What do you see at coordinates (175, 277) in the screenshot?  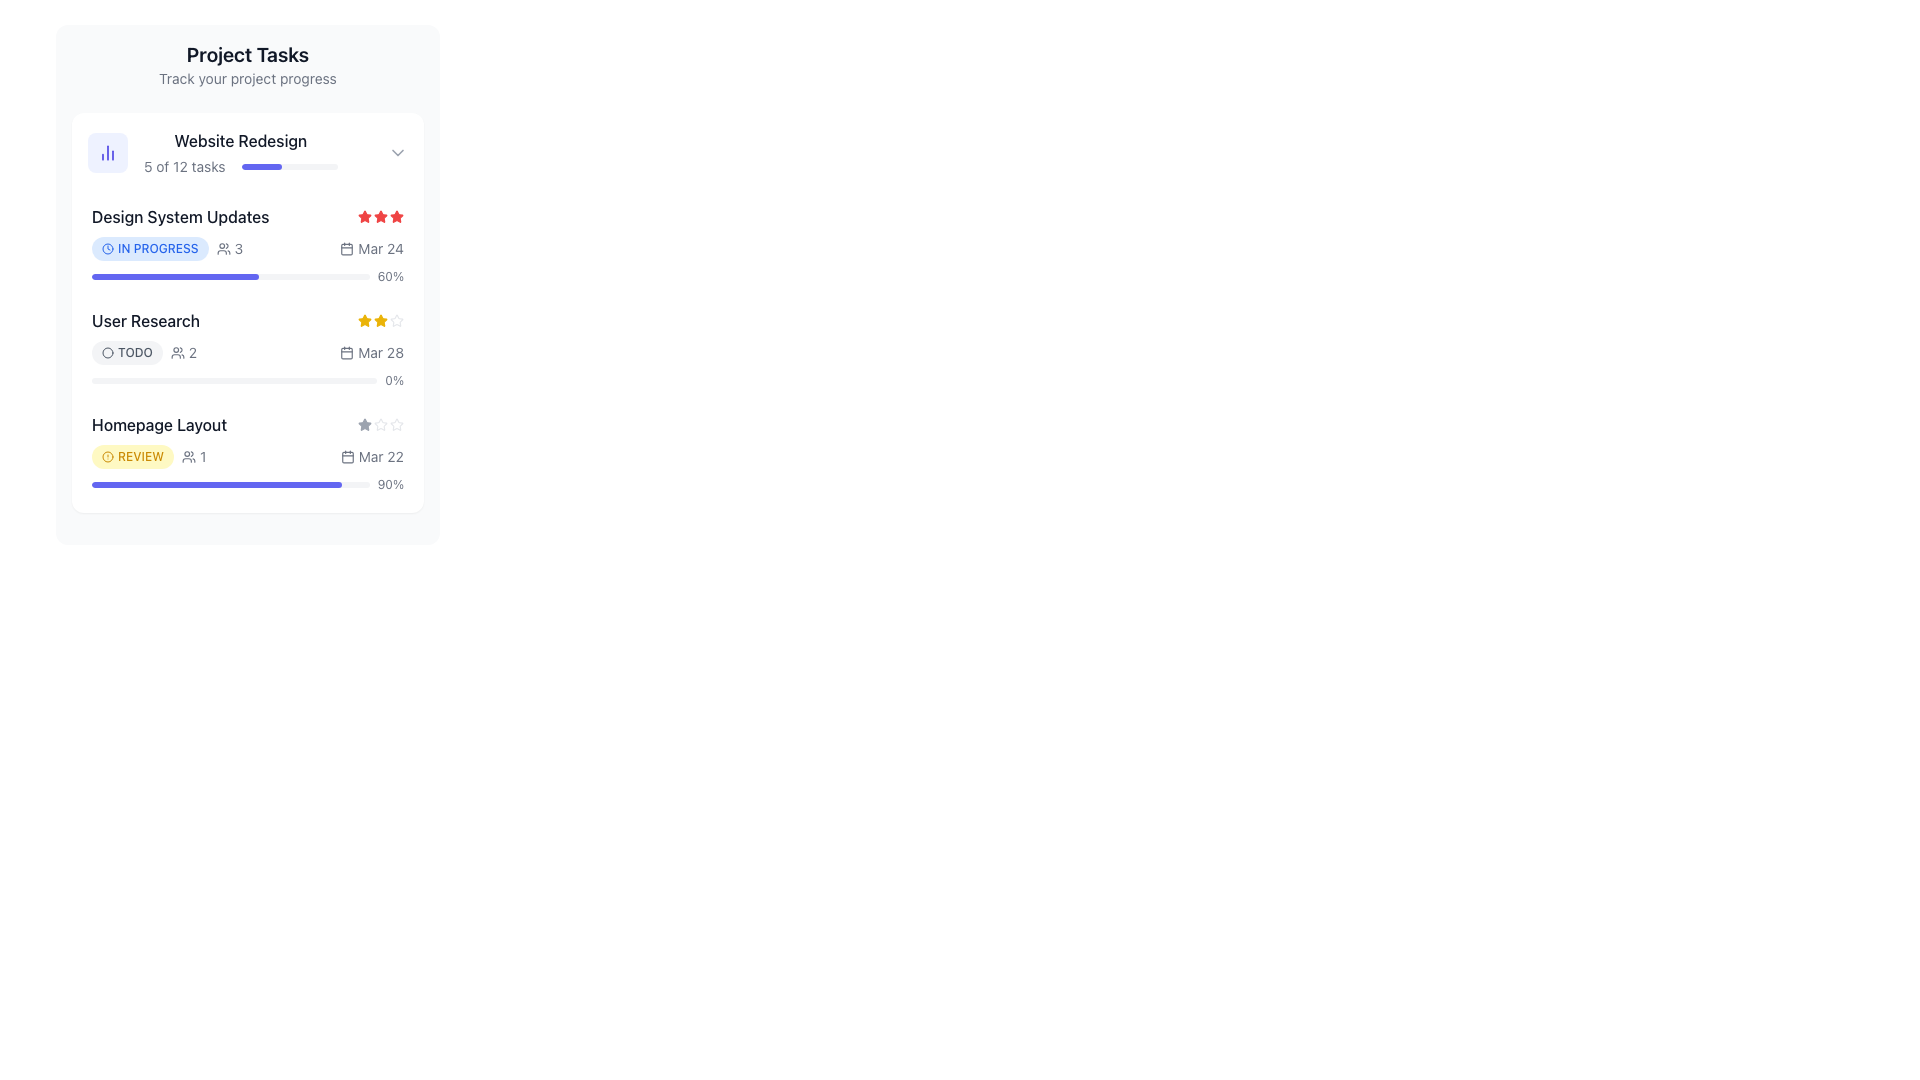 I see `the progress bar segment that visually represents 60% progress for the task associated with 'Design System Updates.'` at bounding box center [175, 277].